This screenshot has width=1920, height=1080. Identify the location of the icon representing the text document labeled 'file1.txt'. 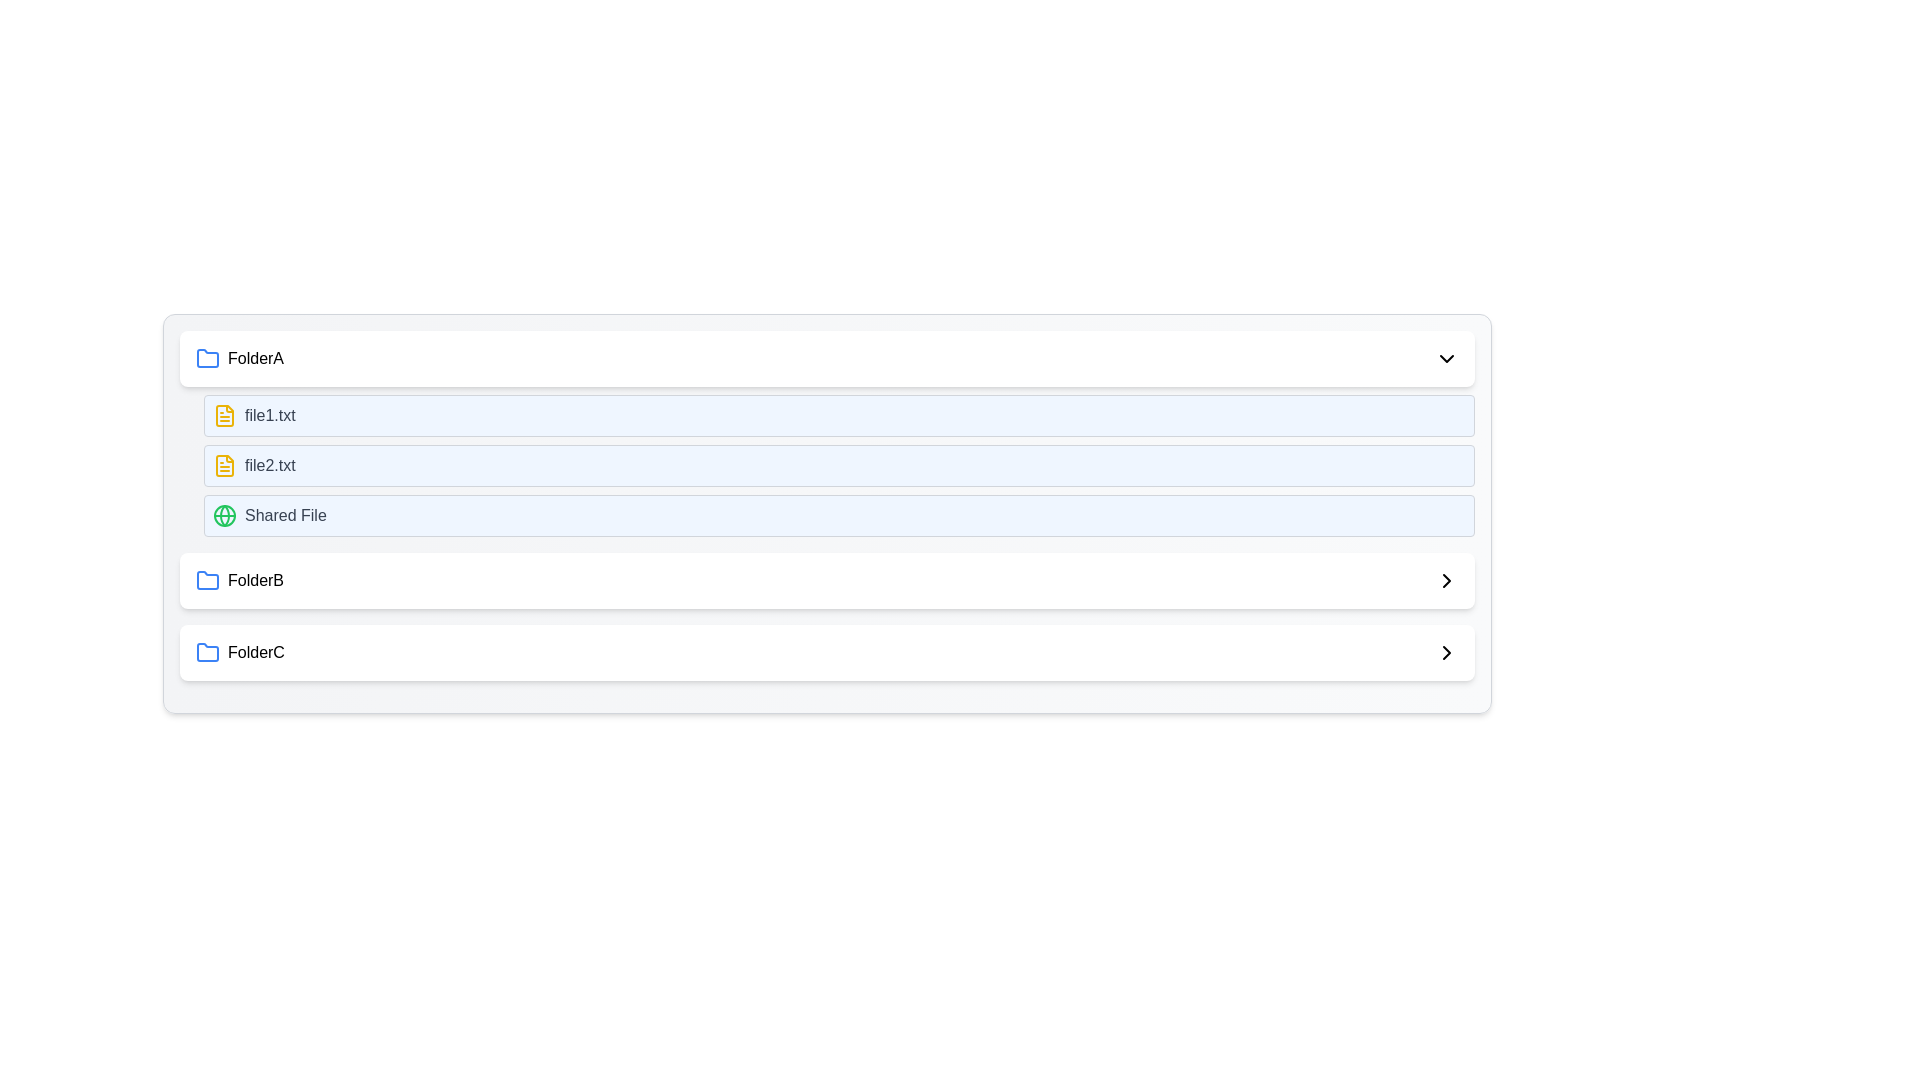
(225, 415).